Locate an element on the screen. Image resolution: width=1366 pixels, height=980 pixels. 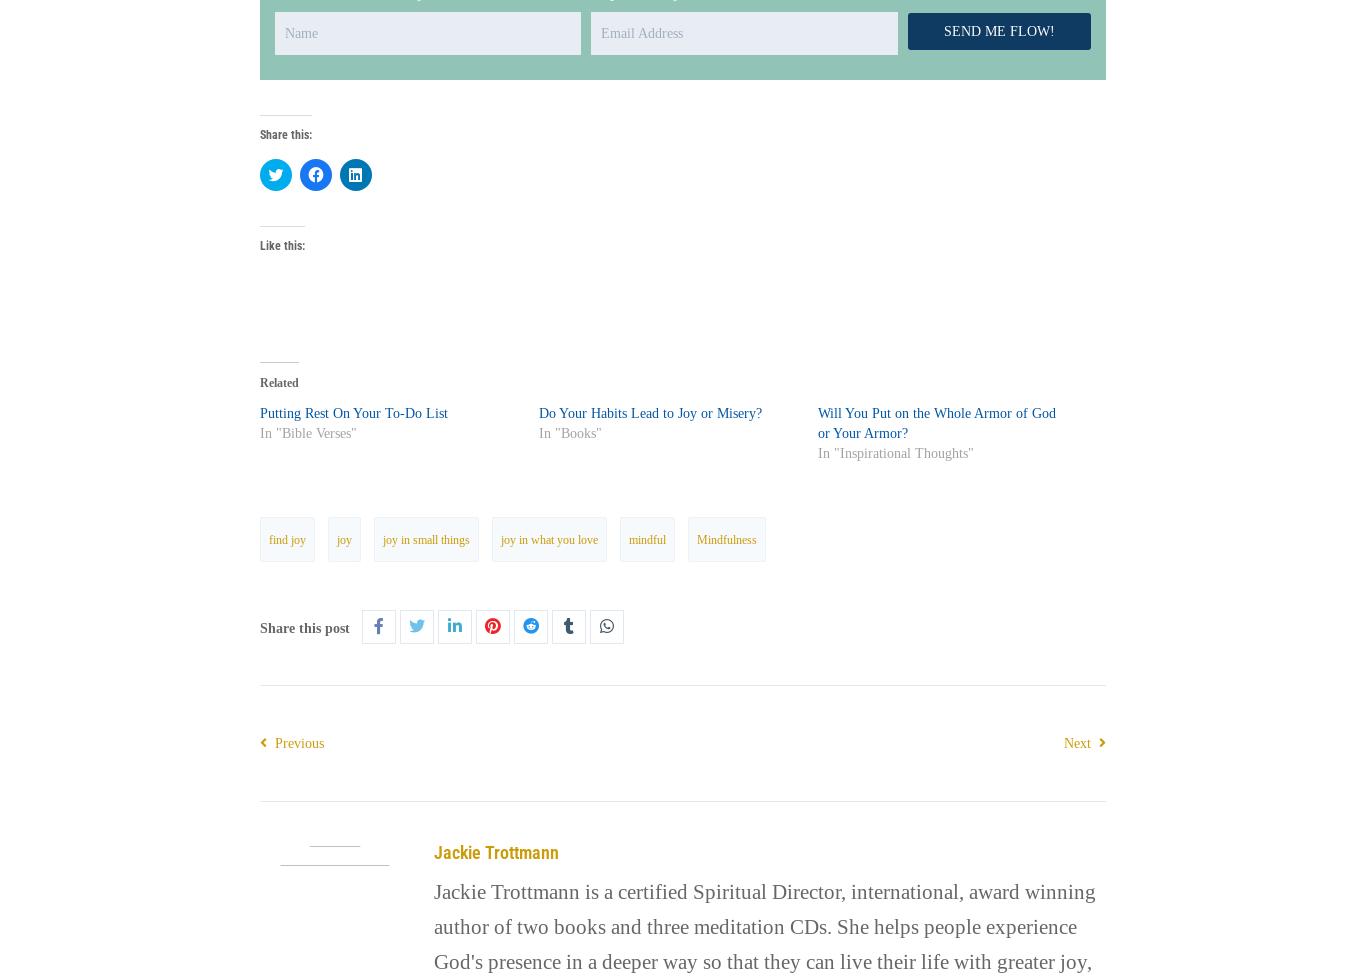
'Related' is located at coordinates (278, 381).